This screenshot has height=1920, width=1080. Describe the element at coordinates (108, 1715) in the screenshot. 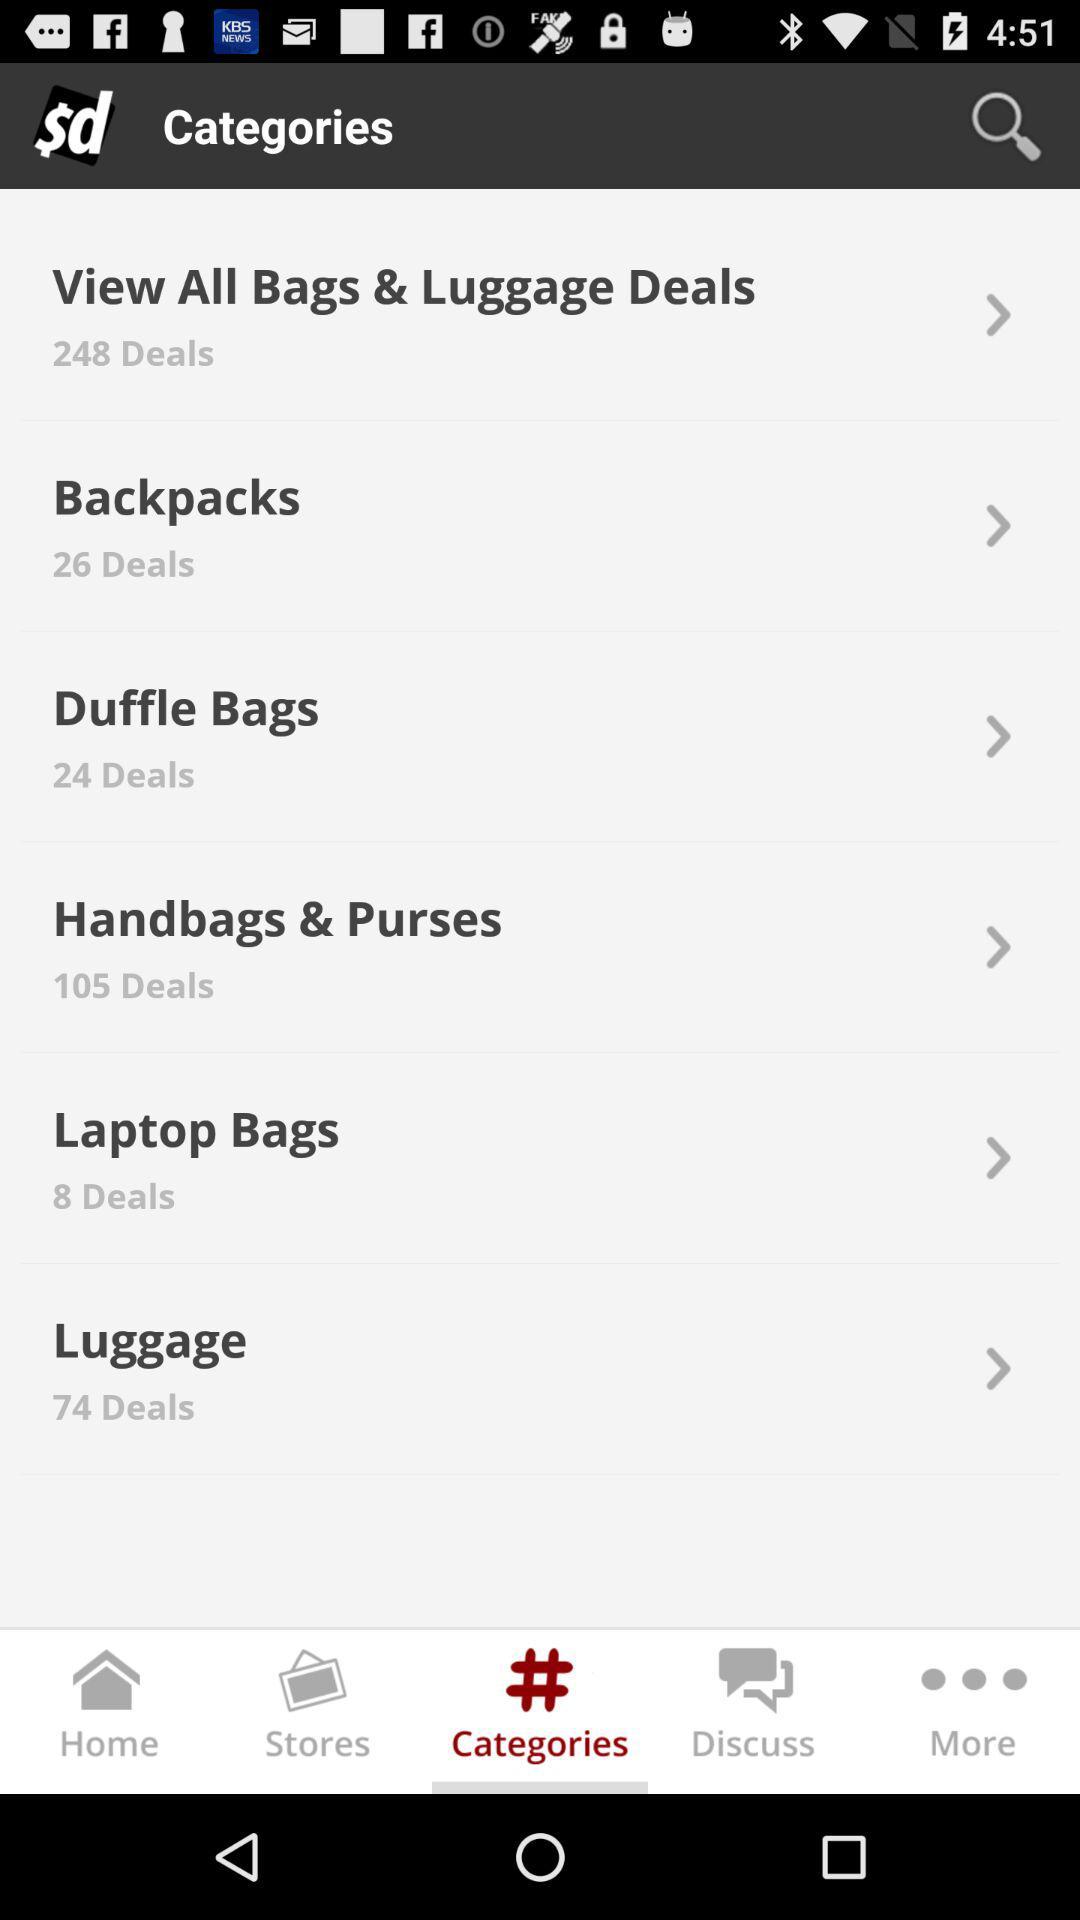

I see `go home` at that location.